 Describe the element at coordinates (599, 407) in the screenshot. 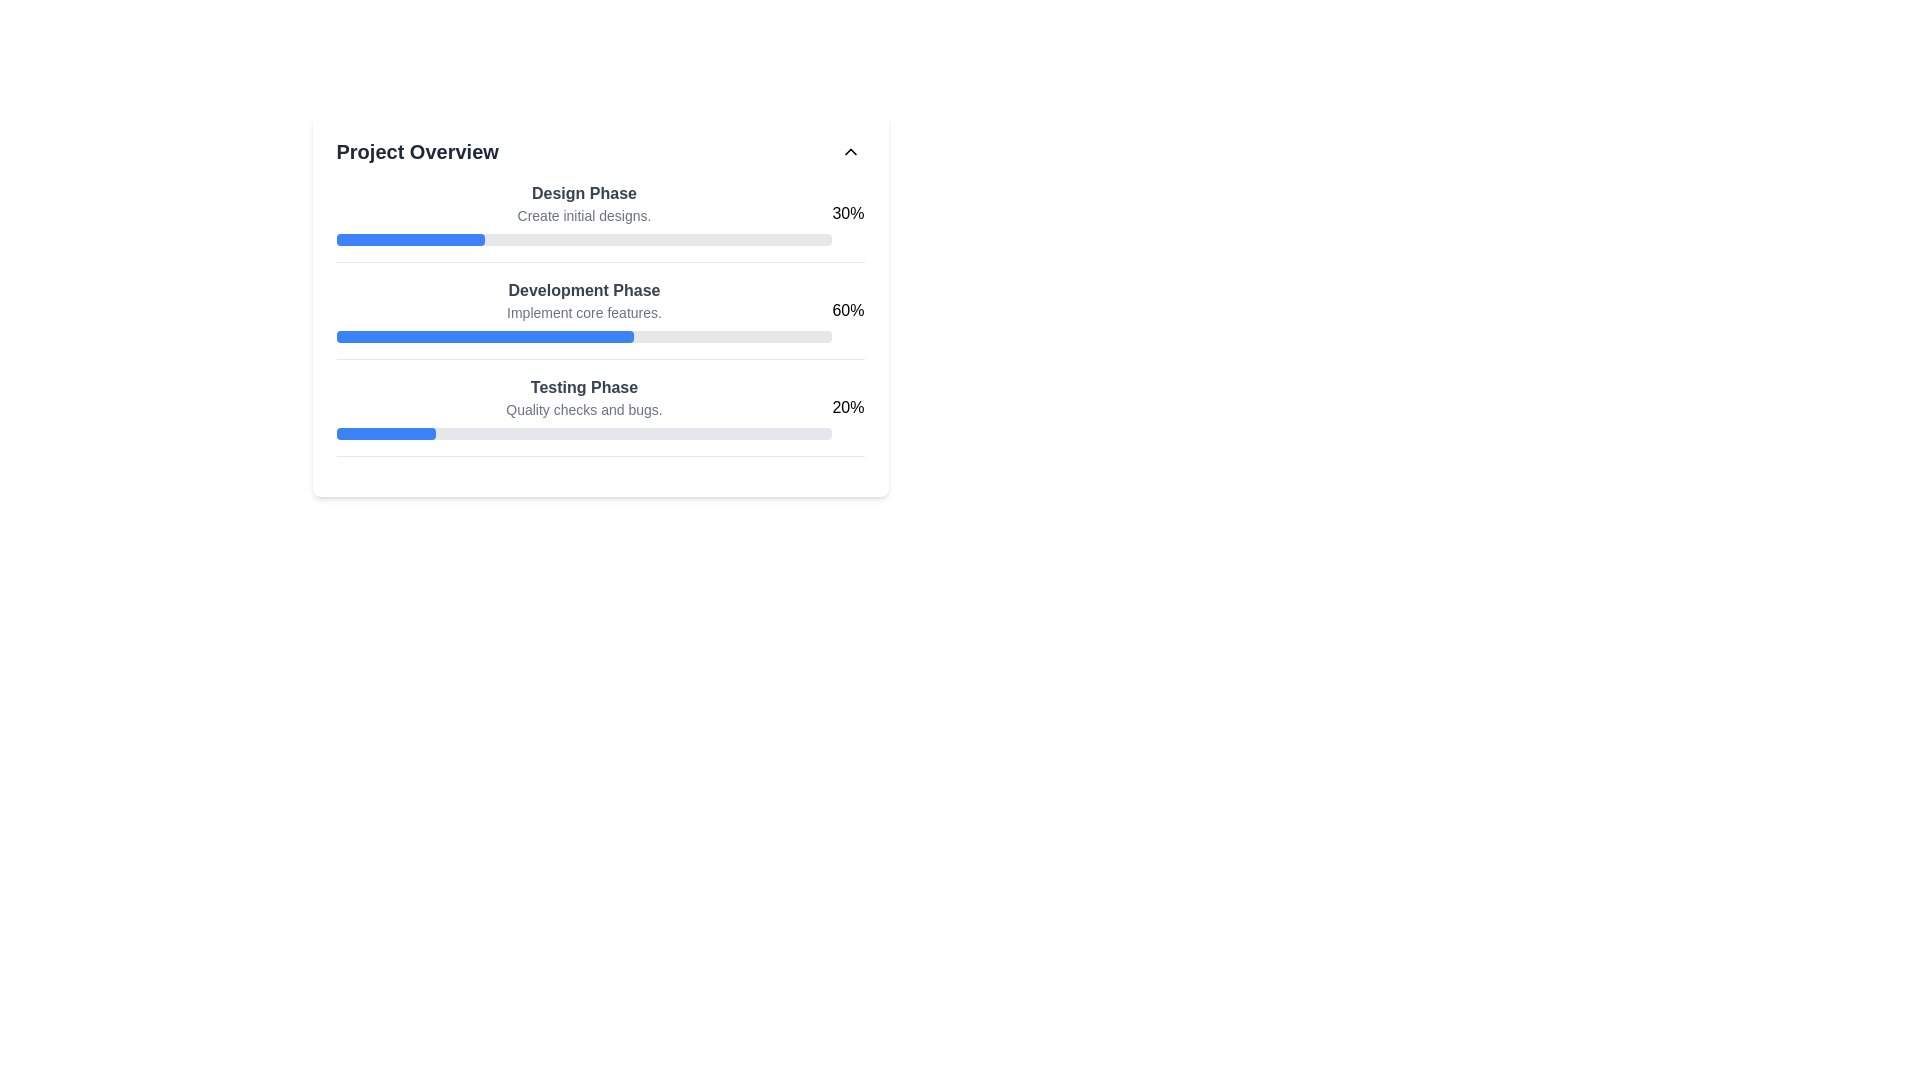

I see `the 'Testing Phase' progress bar to potentially see tooltip details` at that location.